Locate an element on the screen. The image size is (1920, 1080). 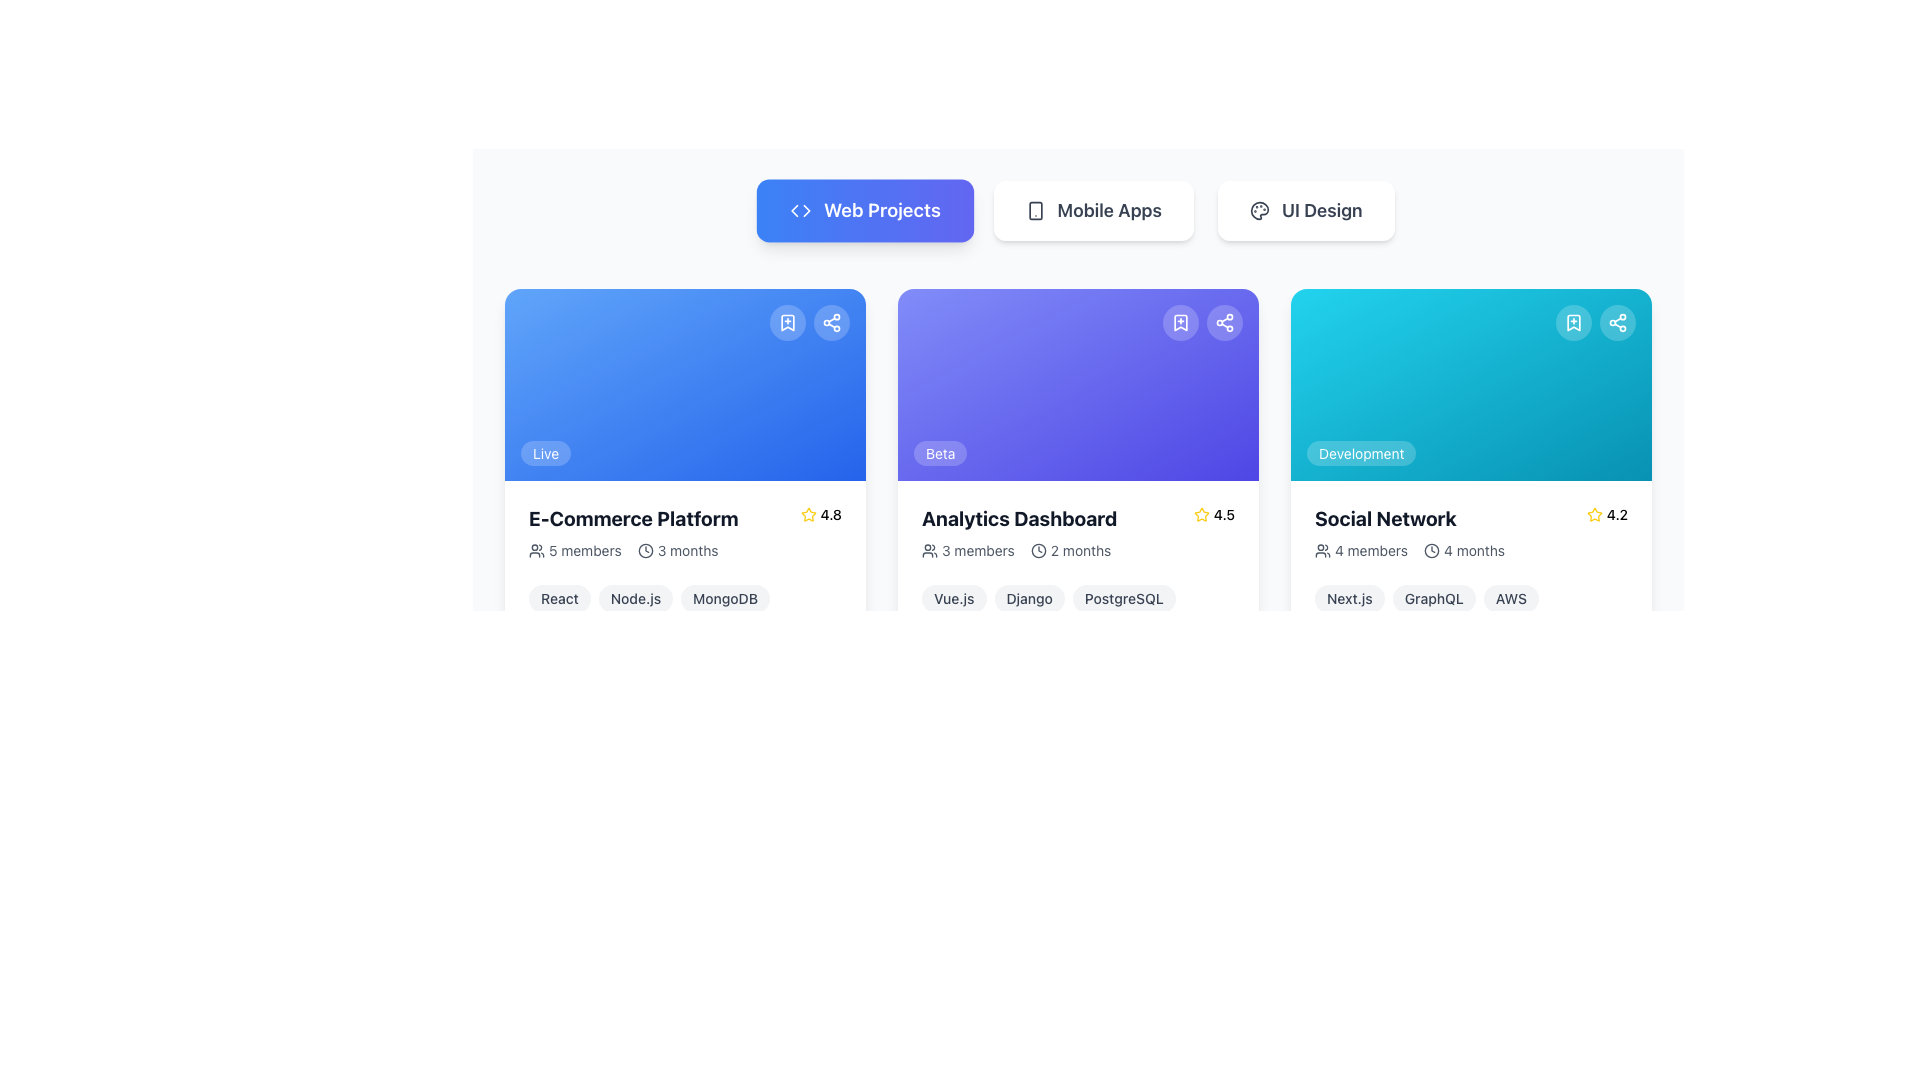
the star icon, which is a yellow-filled star with a black outline located at the bottom-right area of the third card in the grid layout, associated with the 'Social Network' project and adjacent to the numerical rating value '4.2' is located at coordinates (1593, 513).